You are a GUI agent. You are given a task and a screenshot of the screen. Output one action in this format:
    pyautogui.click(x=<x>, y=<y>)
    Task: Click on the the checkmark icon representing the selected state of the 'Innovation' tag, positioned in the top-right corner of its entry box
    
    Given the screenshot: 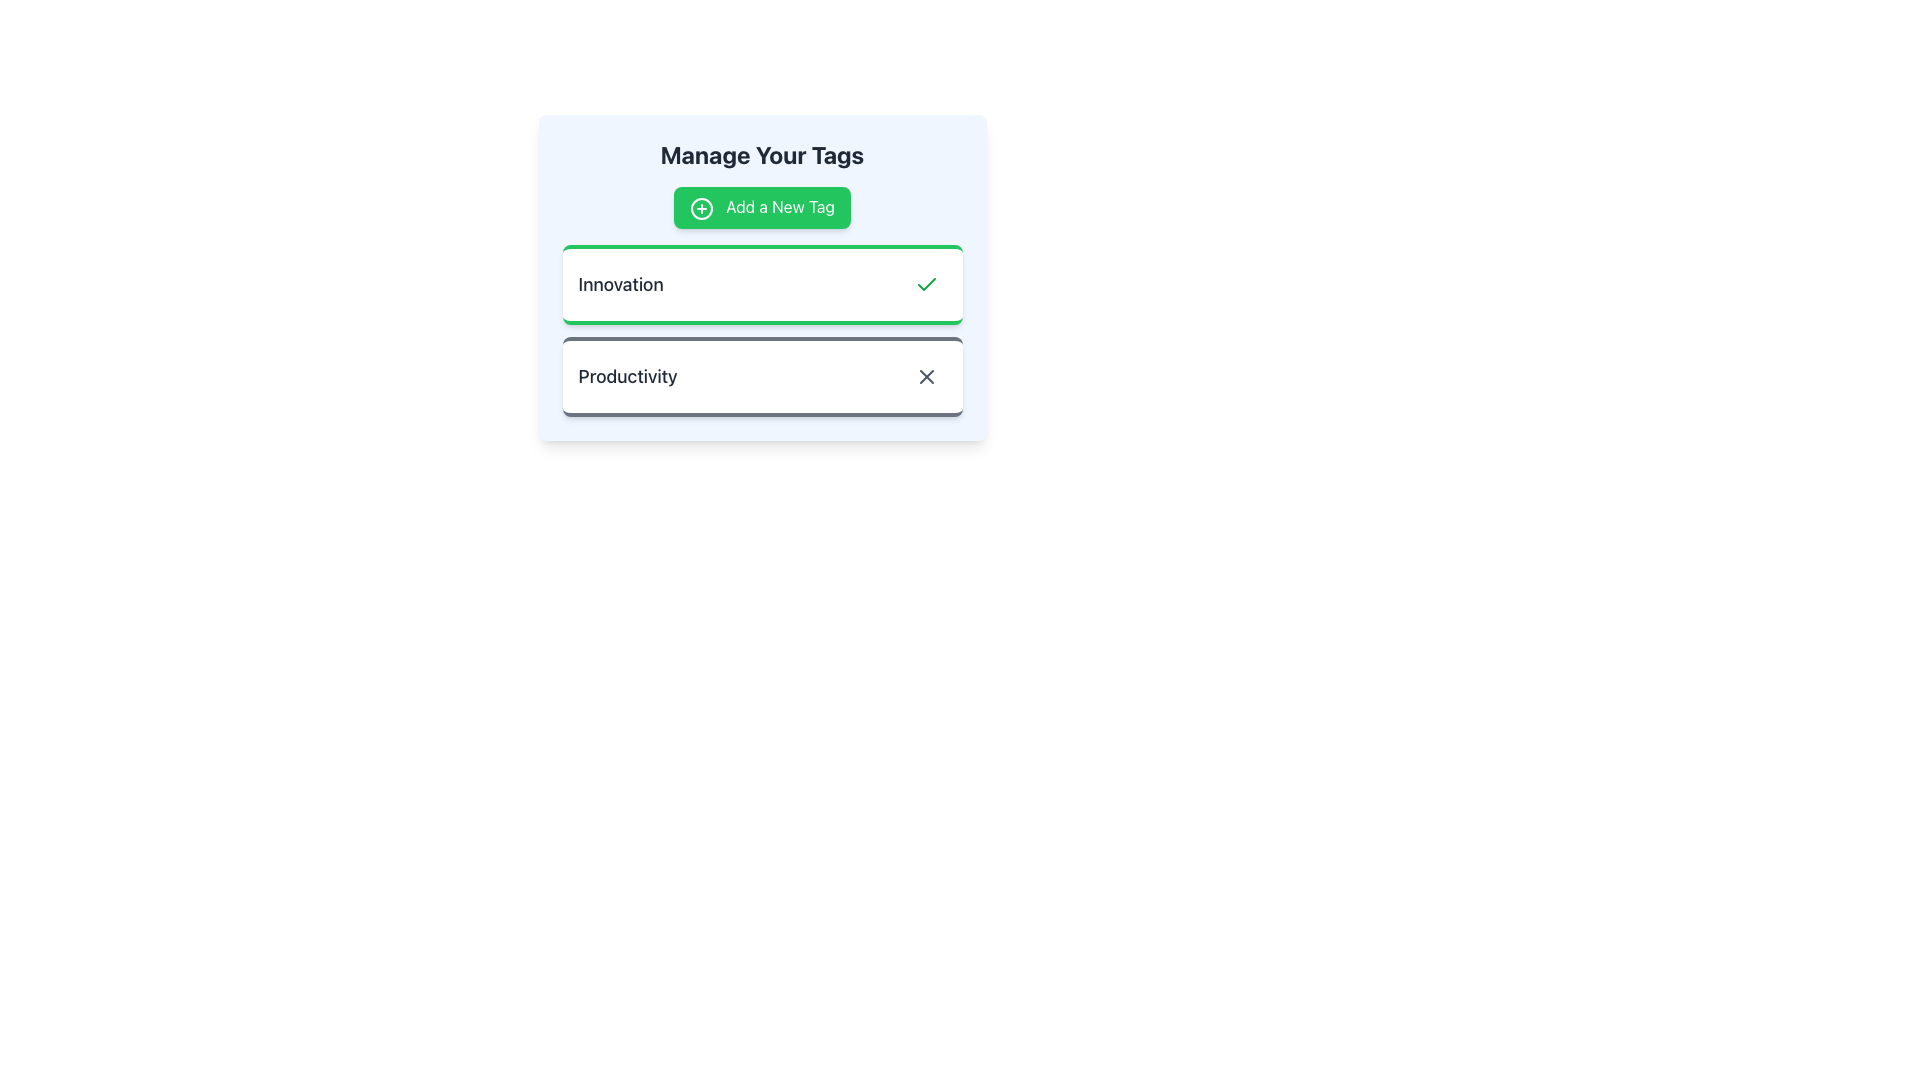 What is the action you would take?
    pyautogui.click(x=925, y=284)
    